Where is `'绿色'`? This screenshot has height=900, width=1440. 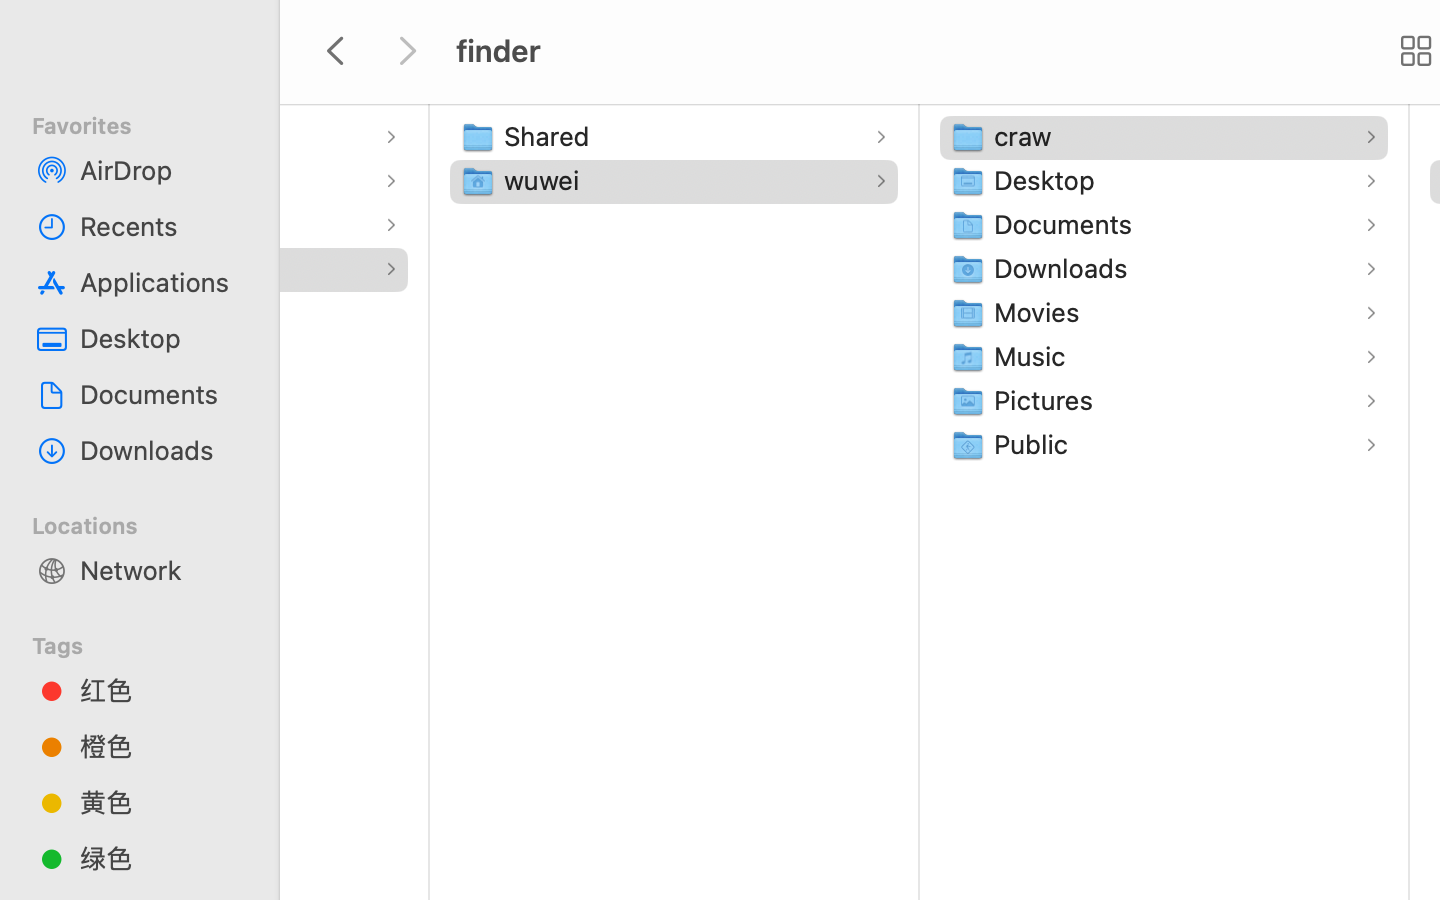
'绿色' is located at coordinates (159, 857).